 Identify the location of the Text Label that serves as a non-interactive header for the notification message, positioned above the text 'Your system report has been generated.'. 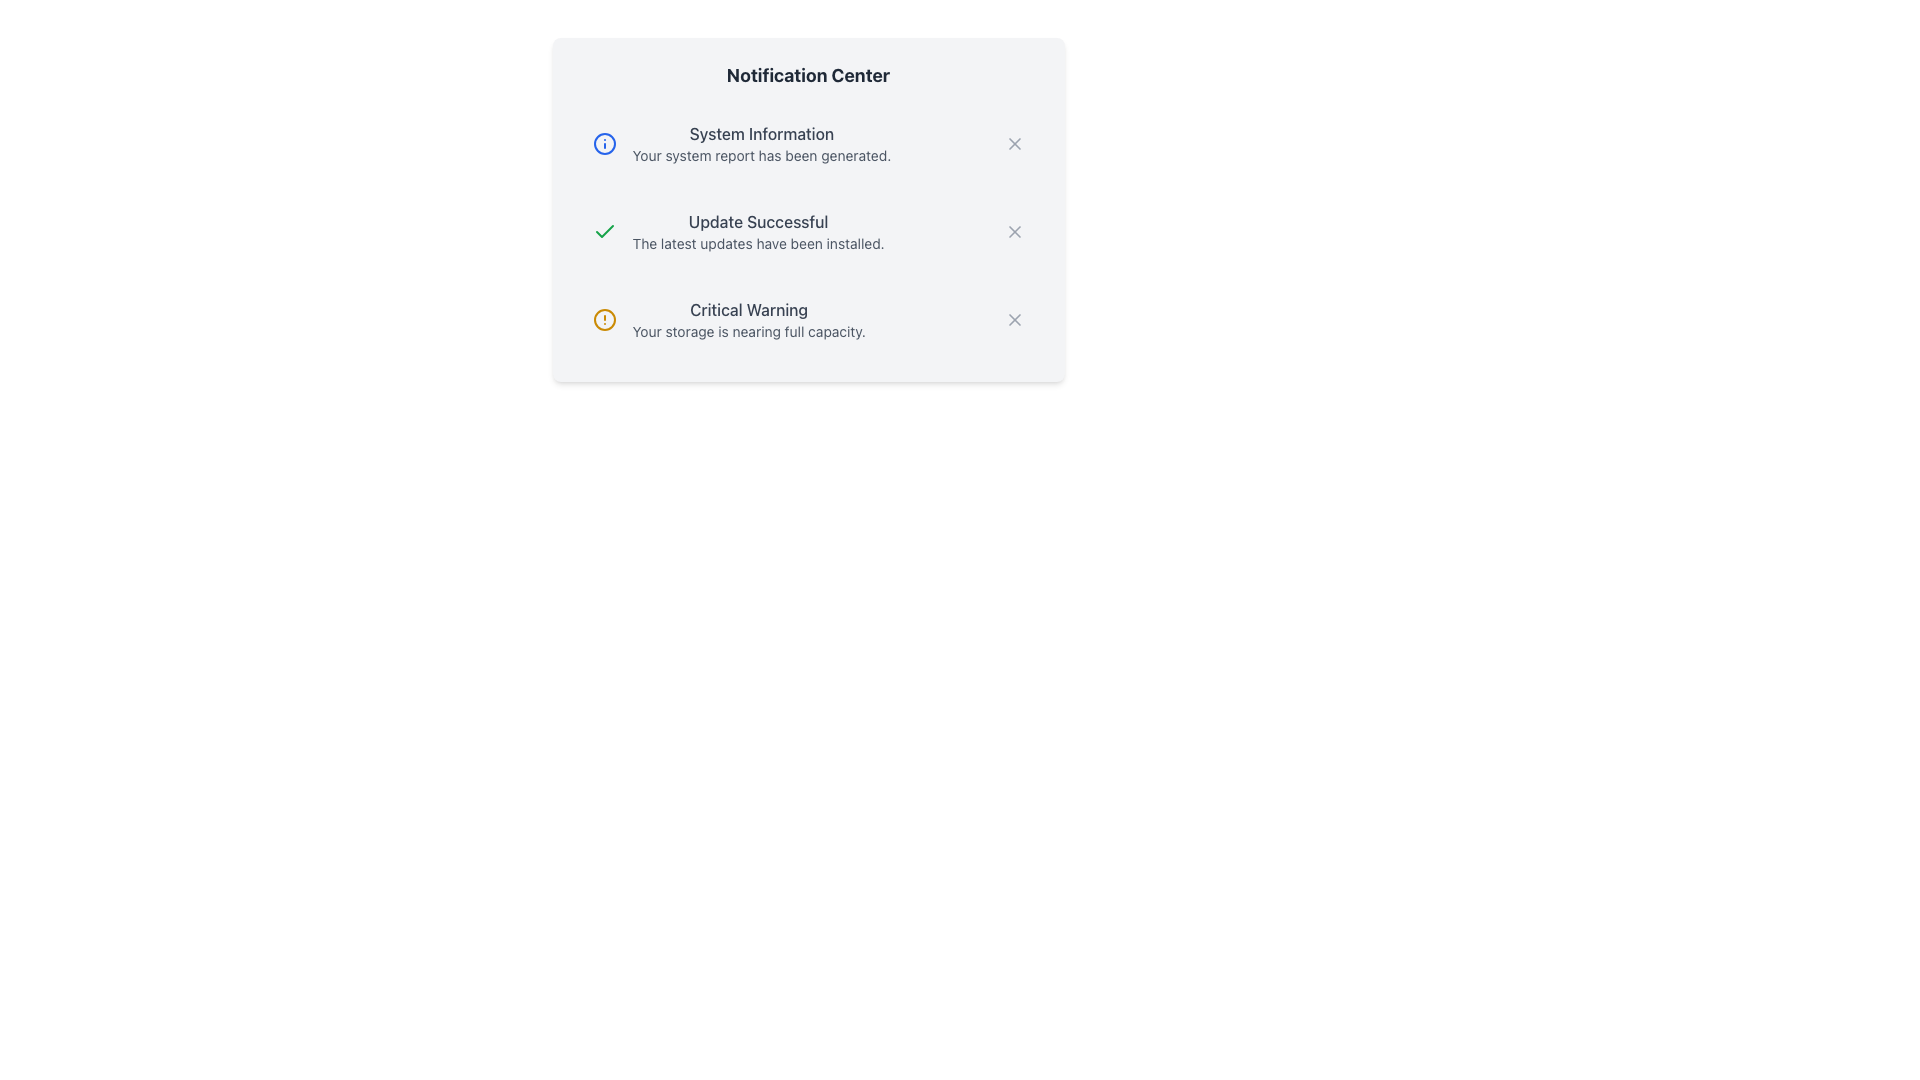
(760, 134).